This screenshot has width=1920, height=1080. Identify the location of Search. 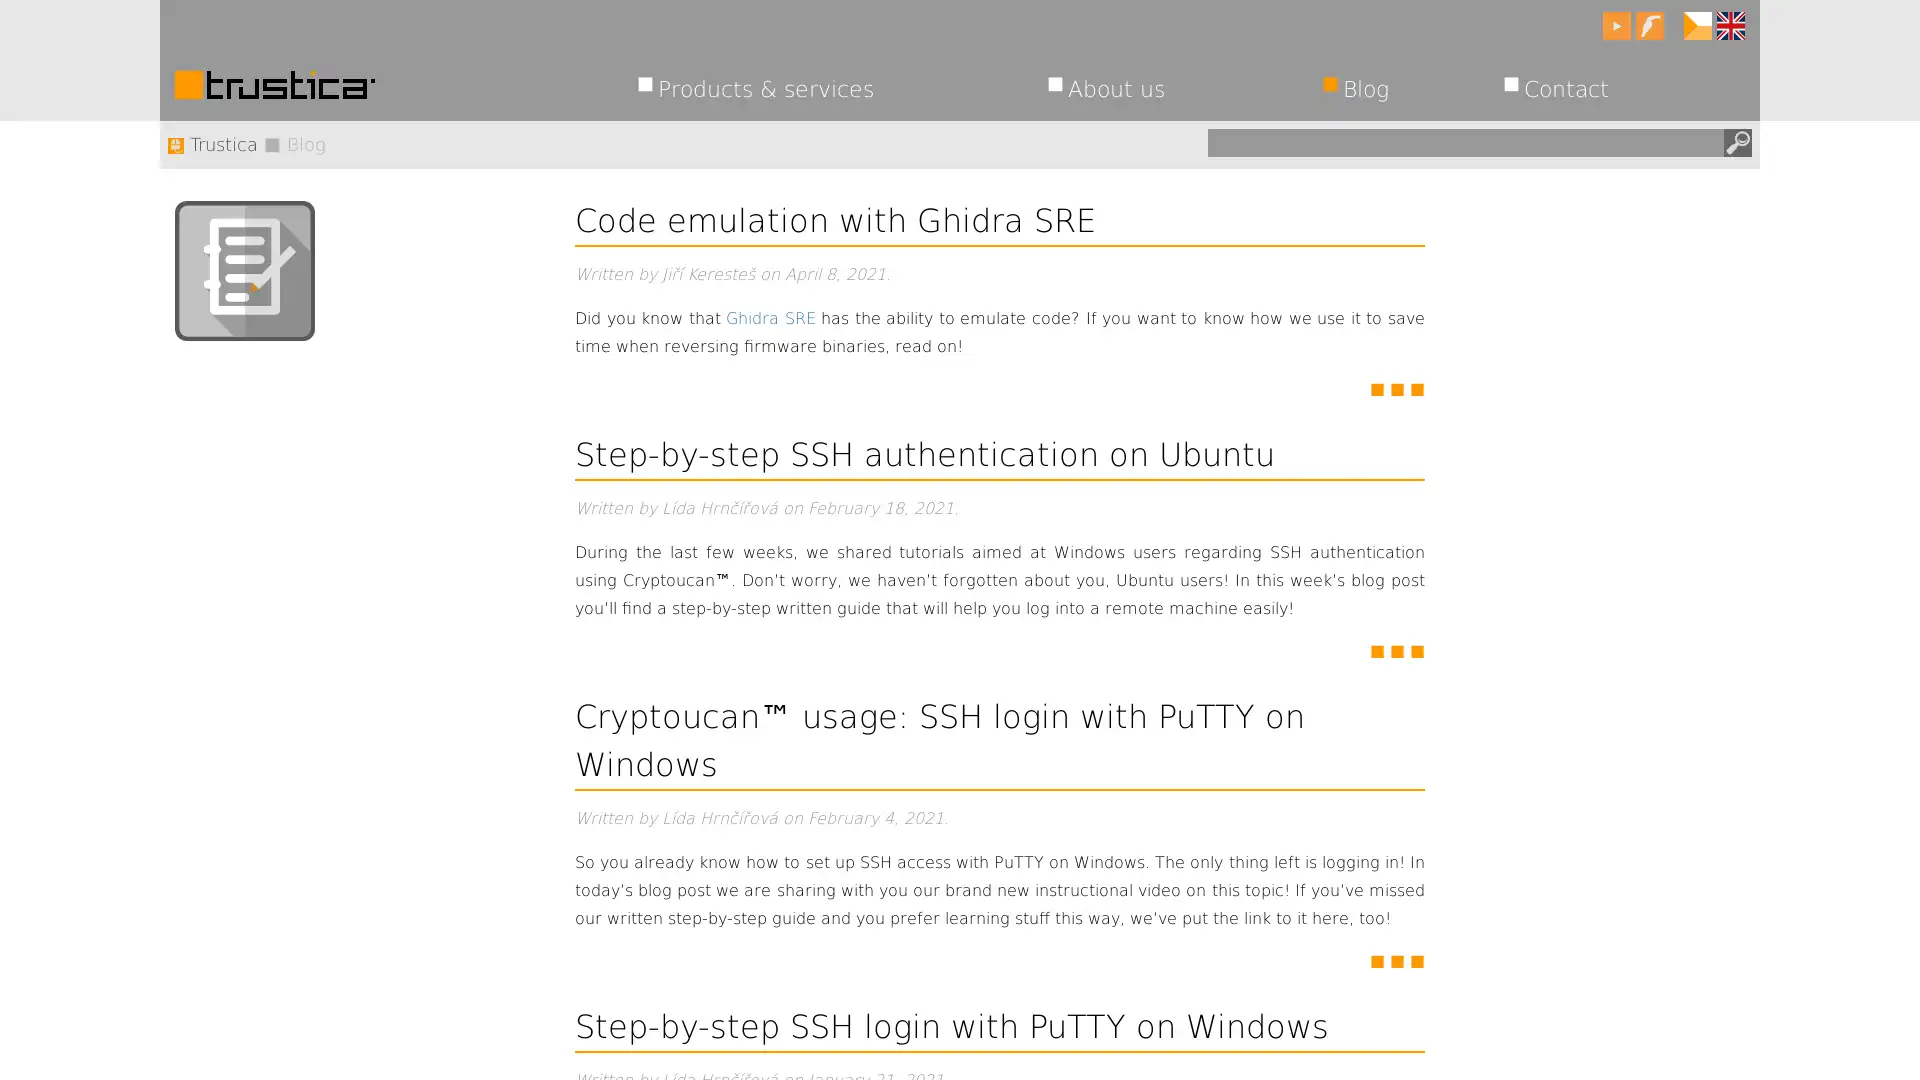
(1736, 141).